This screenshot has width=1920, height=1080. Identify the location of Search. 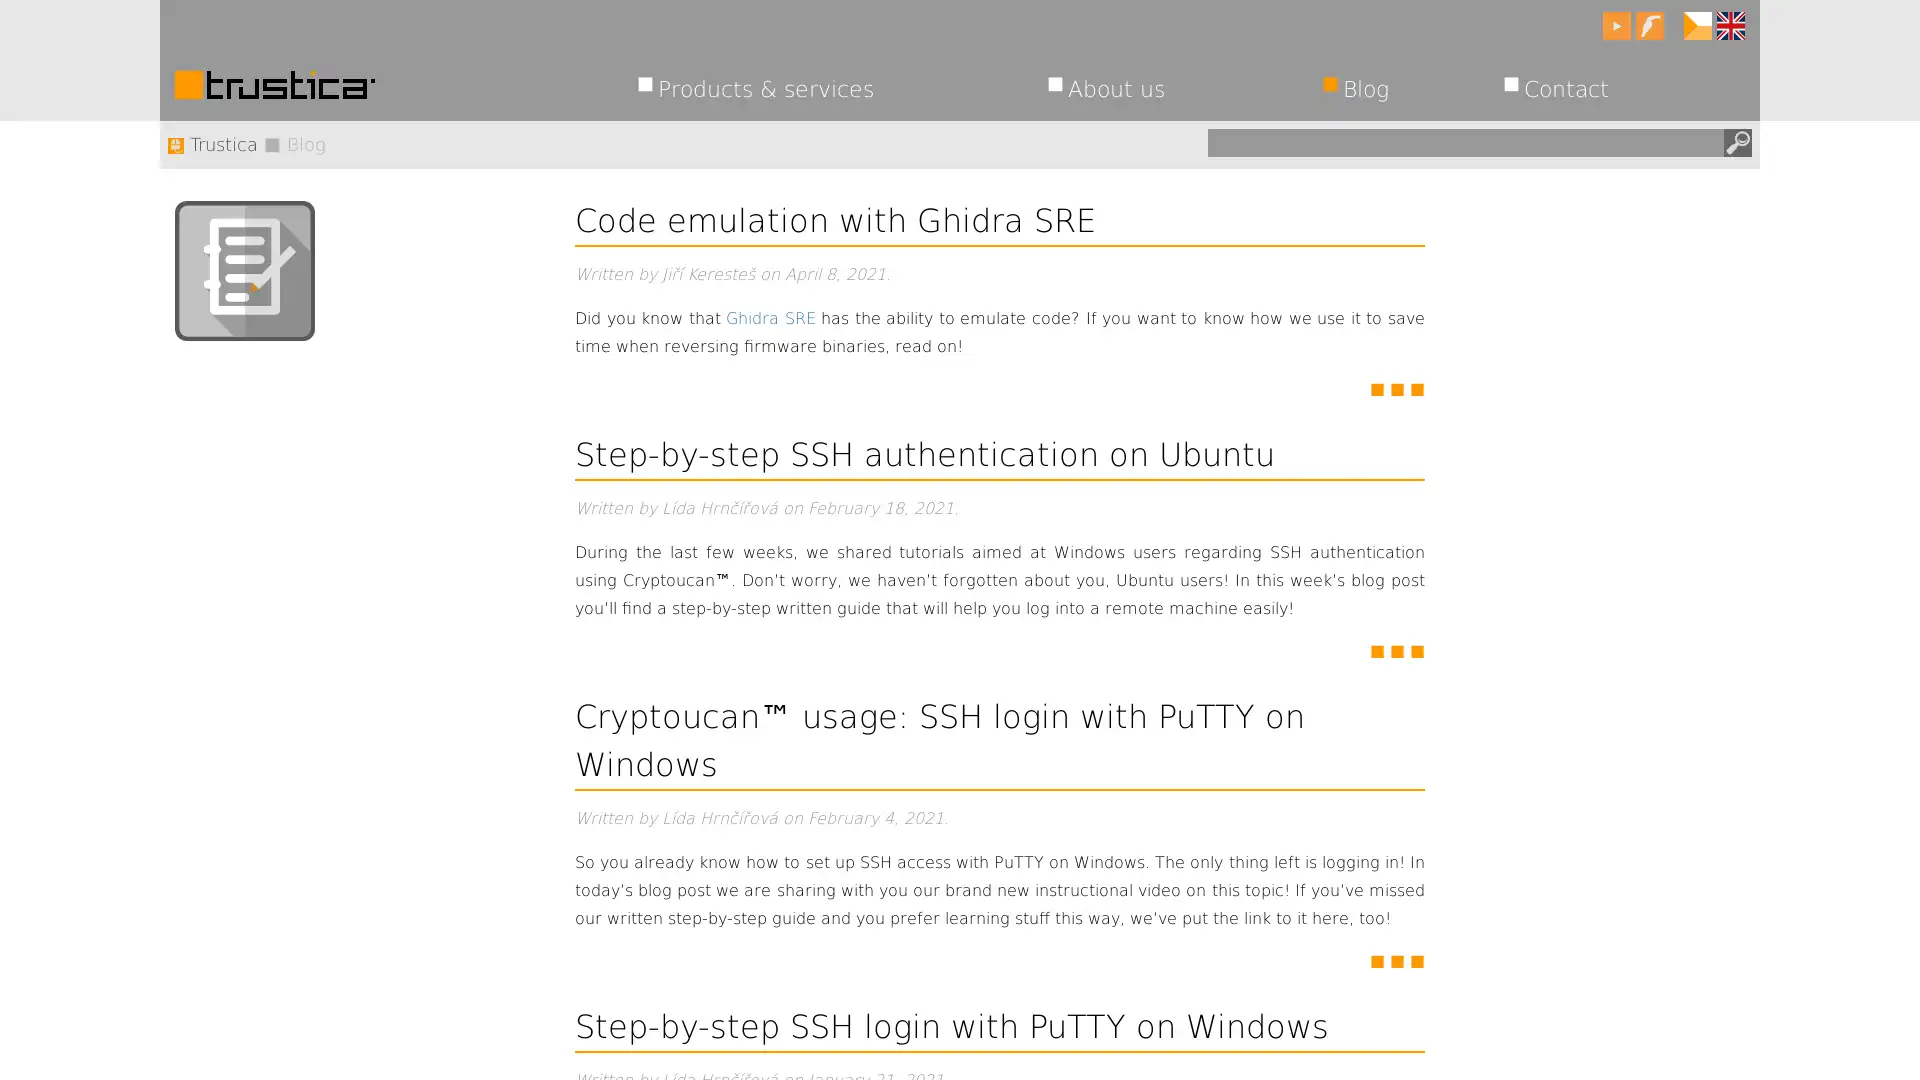
(1736, 141).